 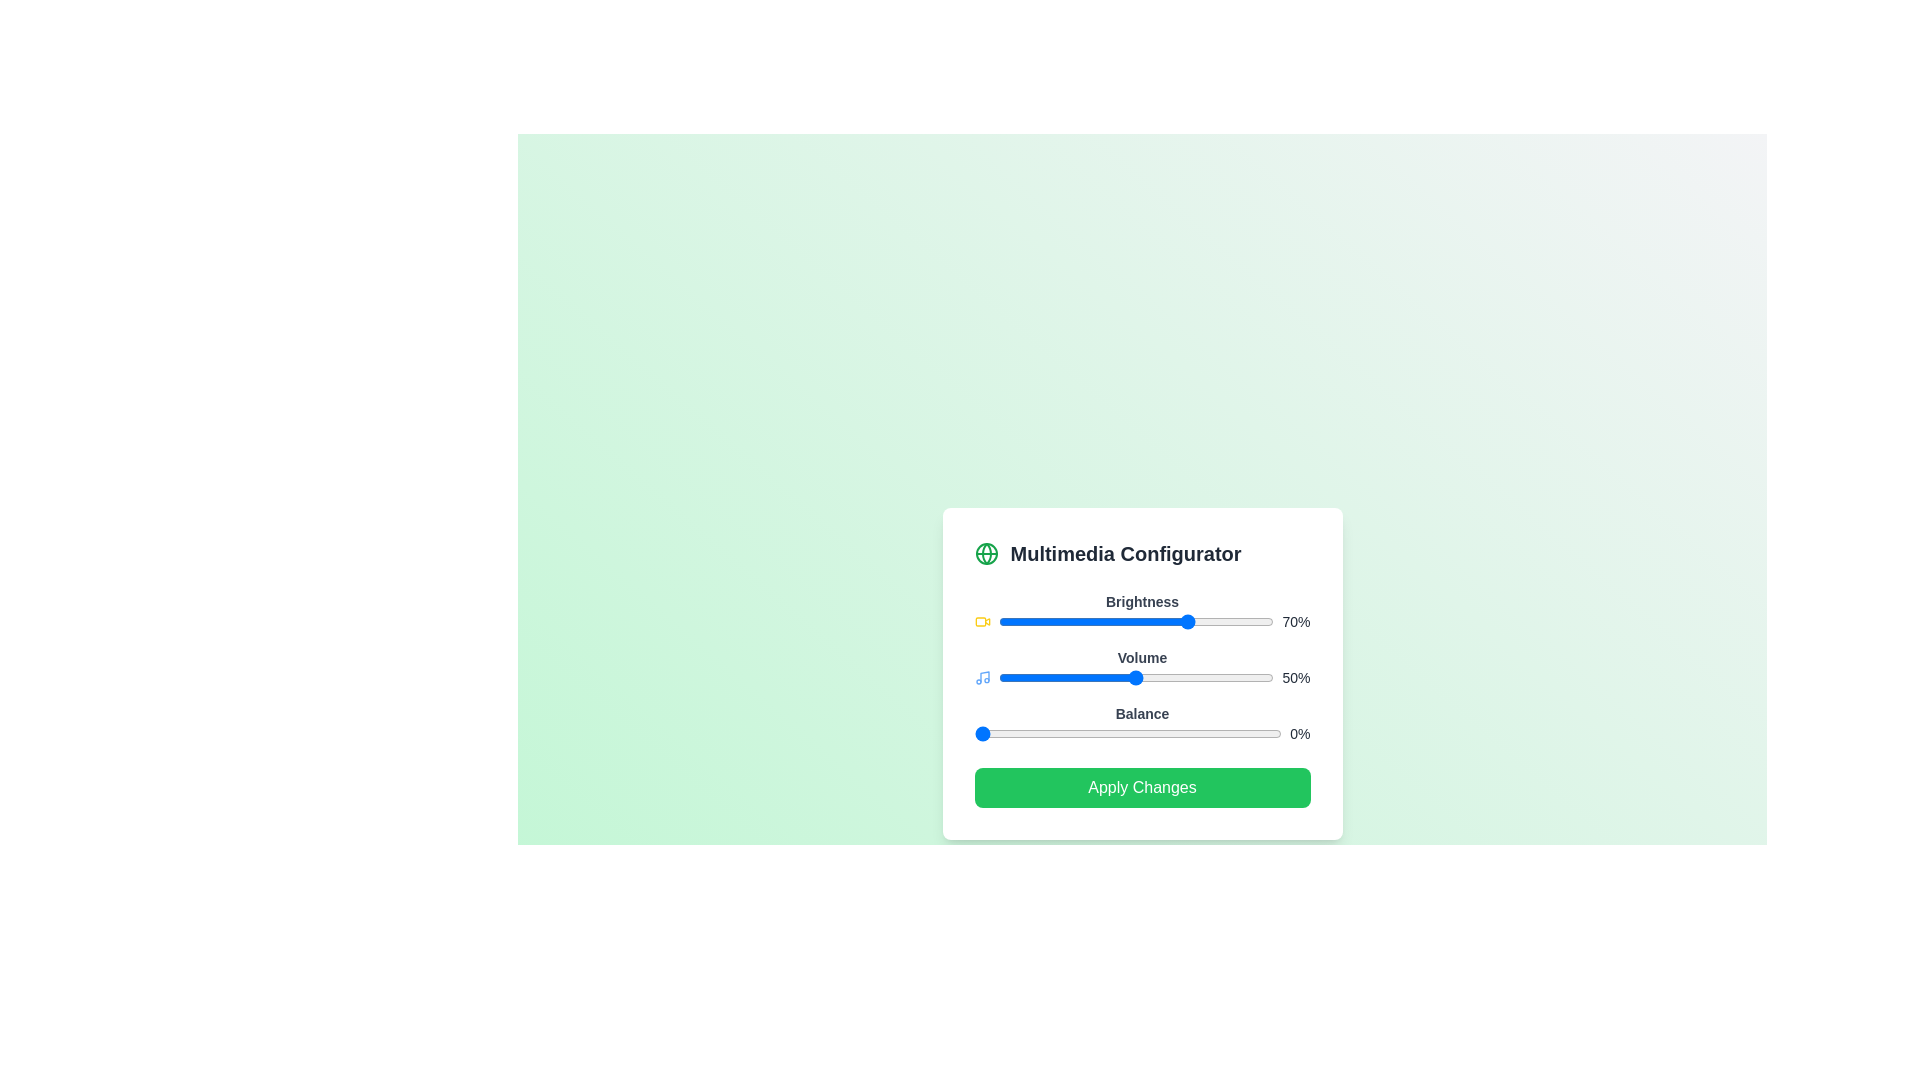 What do you see at coordinates (1142, 786) in the screenshot?
I see `the 'Apply Changes' button to save the settings` at bounding box center [1142, 786].